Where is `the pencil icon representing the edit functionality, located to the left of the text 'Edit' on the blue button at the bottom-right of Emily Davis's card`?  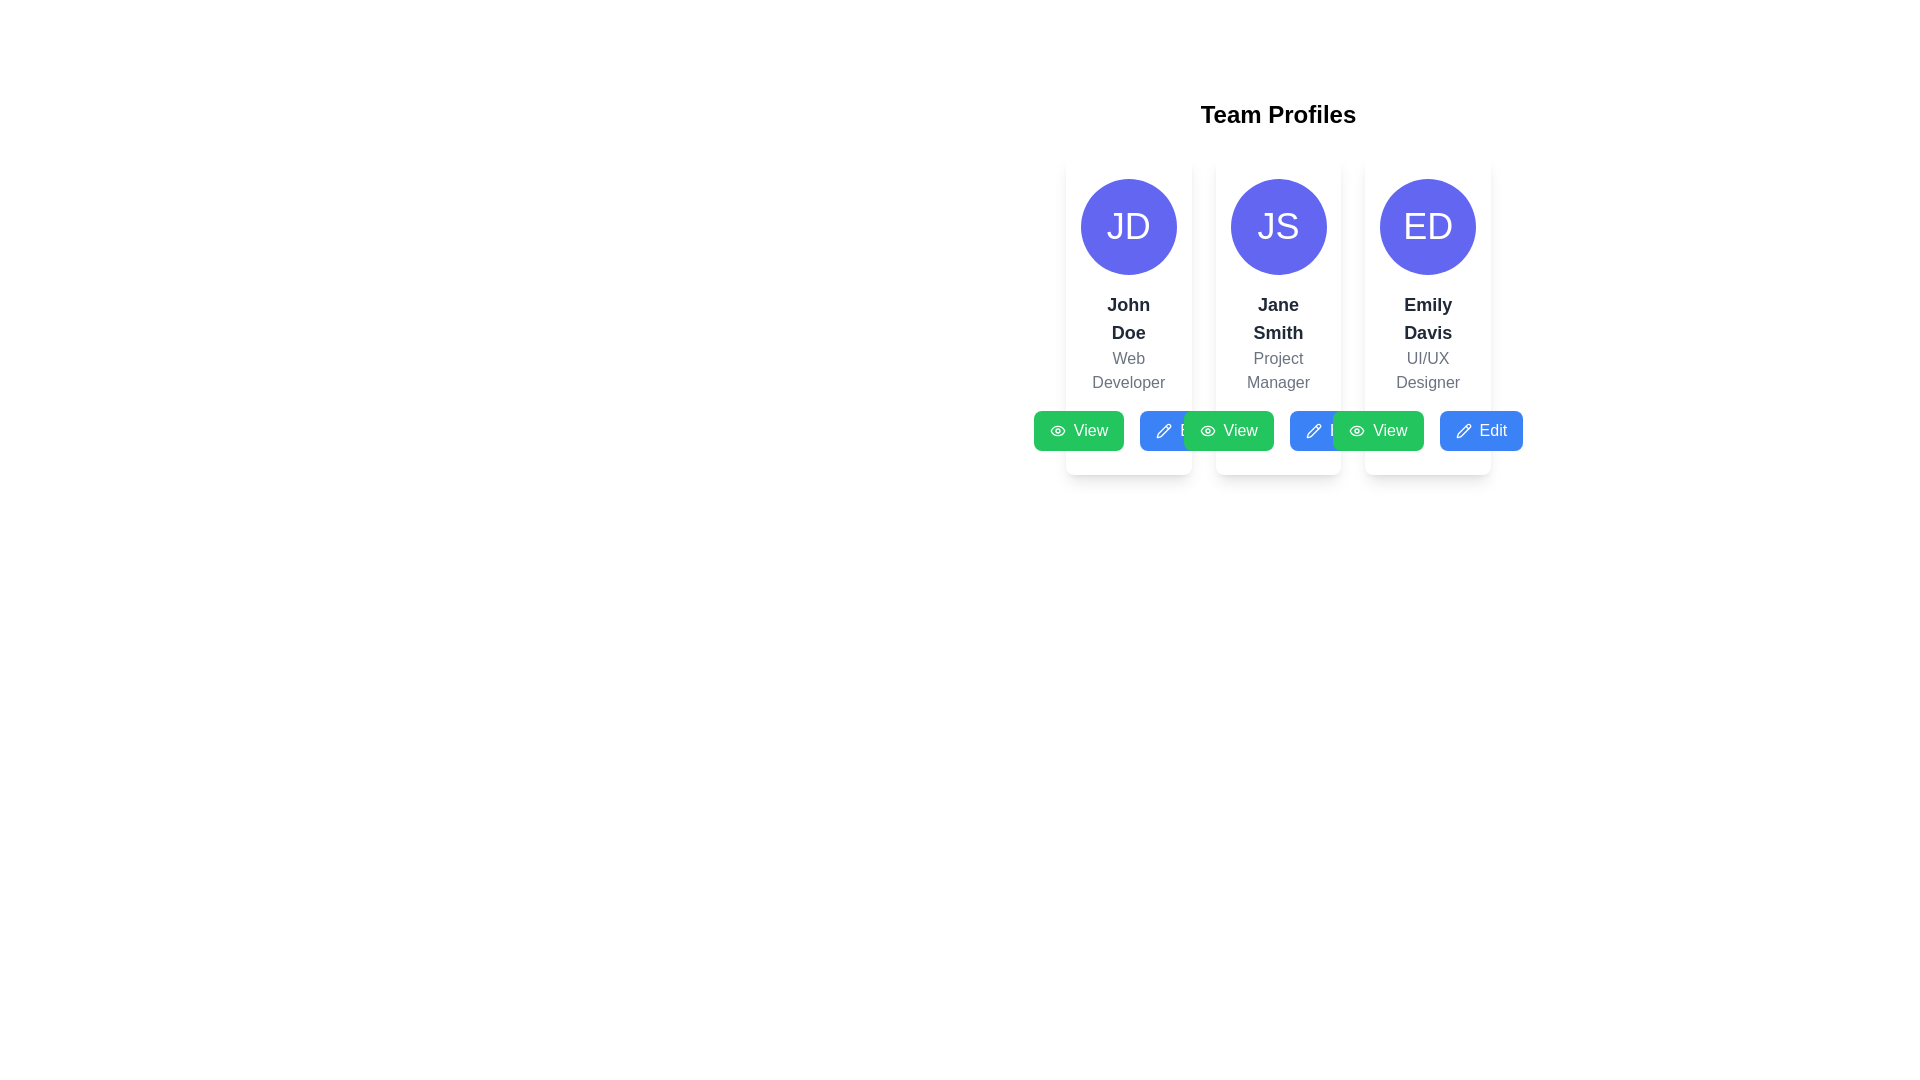
the pencil icon representing the edit functionality, located to the left of the text 'Edit' on the blue button at the bottom-right of Emily Davis's card is located at coordinates (1164, 430).